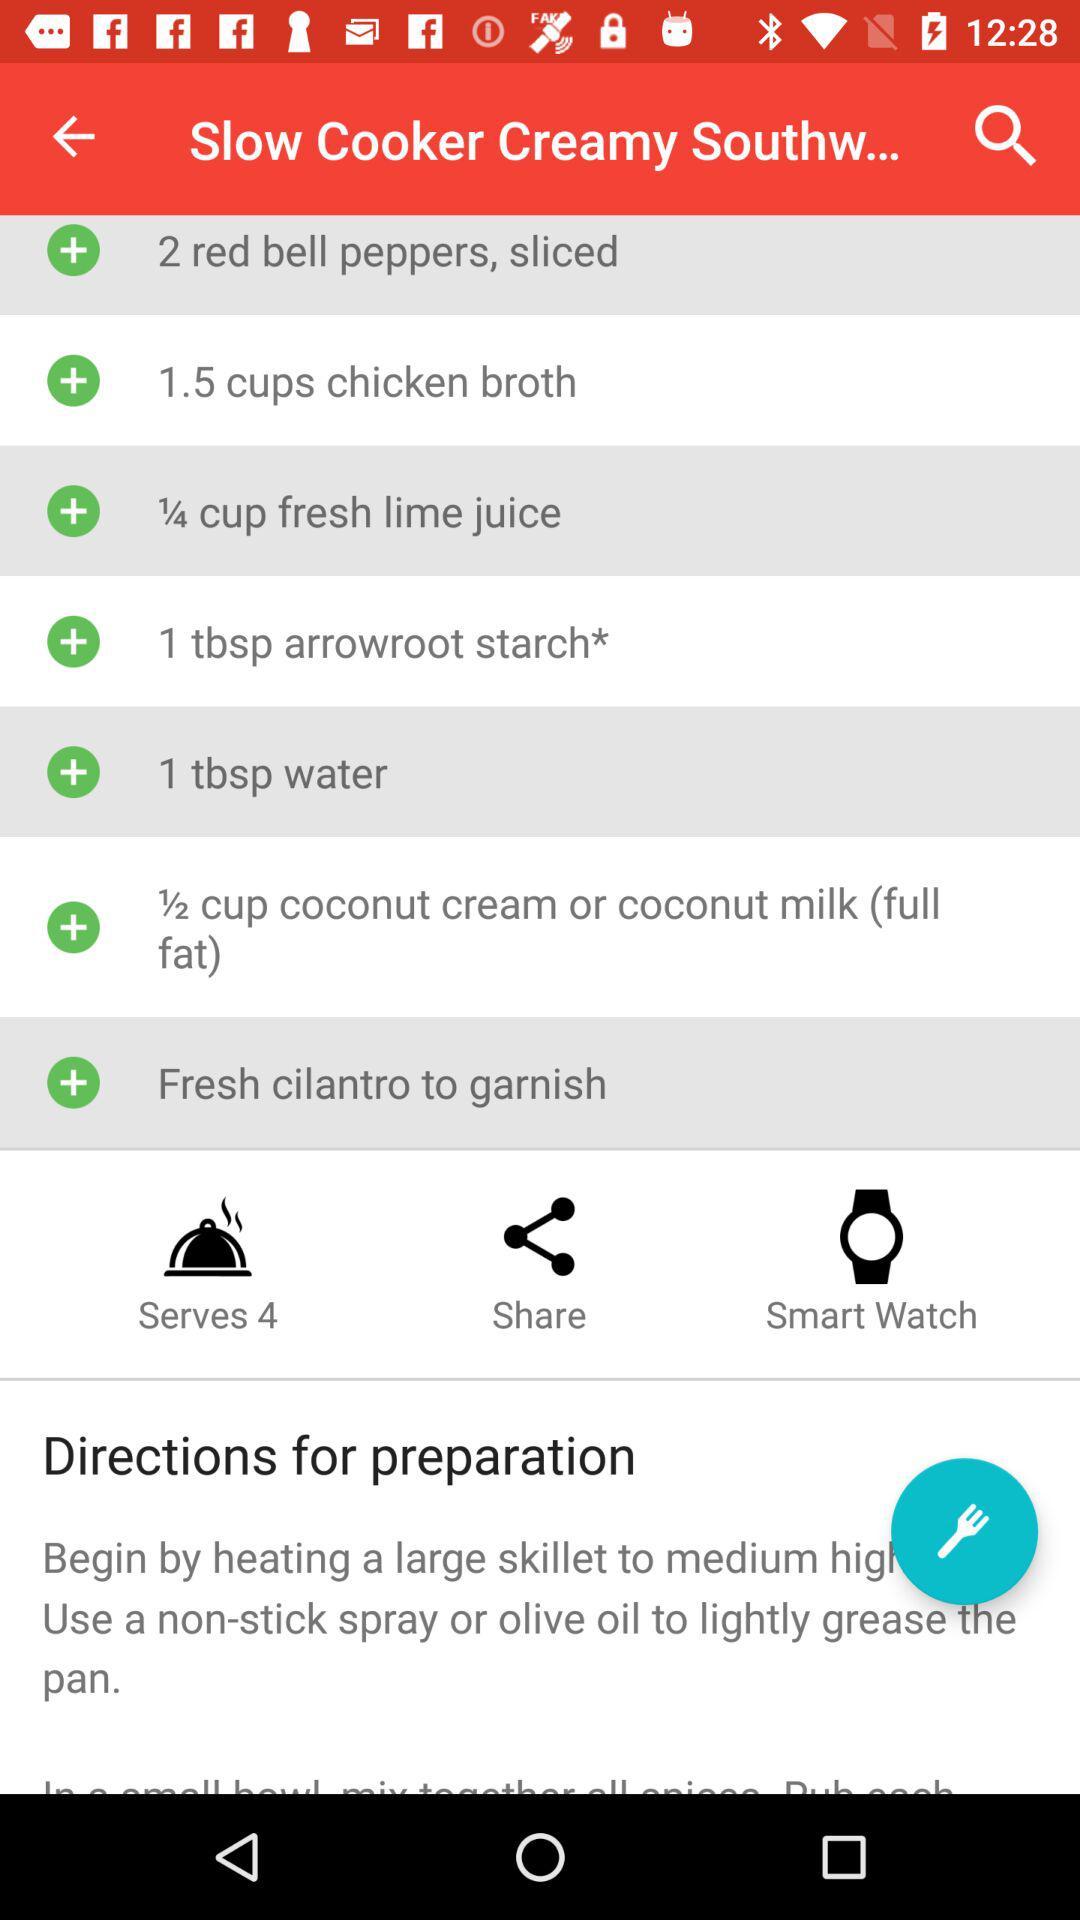 The width and height of the screenshot is (1080, 1920). I want to click on the item next to the slow cooker creamy icon, so click(72, 135).